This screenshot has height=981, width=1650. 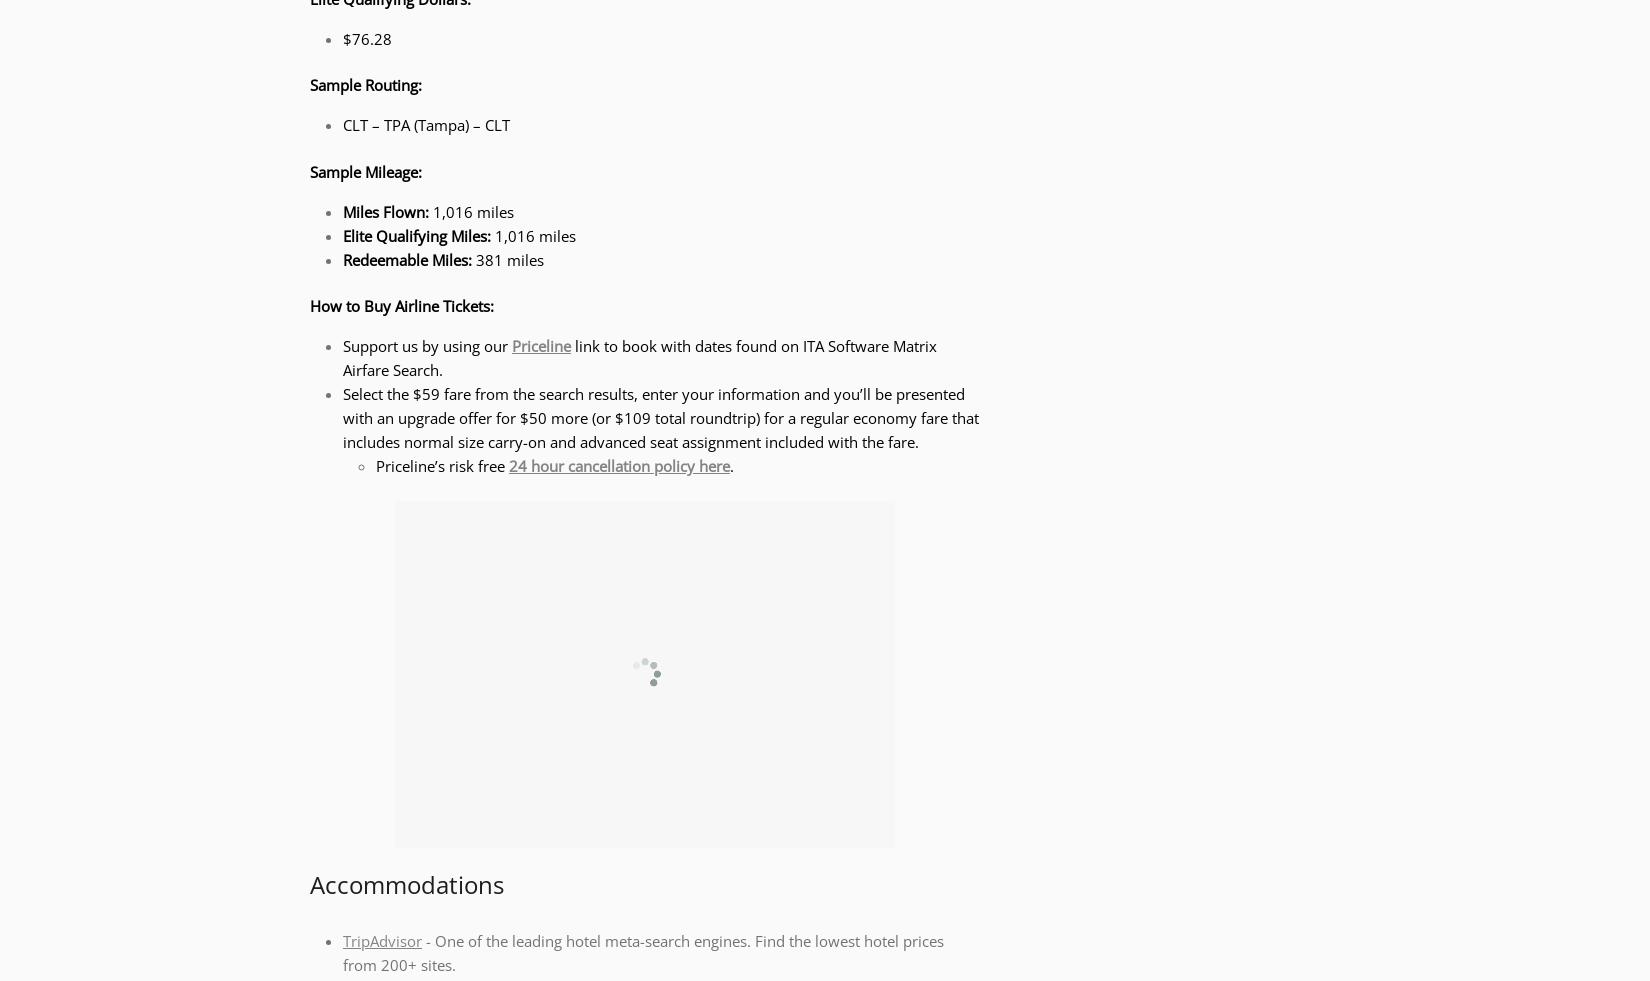 I want to click on 'Sample Routing:', so click(x=365, y=83).